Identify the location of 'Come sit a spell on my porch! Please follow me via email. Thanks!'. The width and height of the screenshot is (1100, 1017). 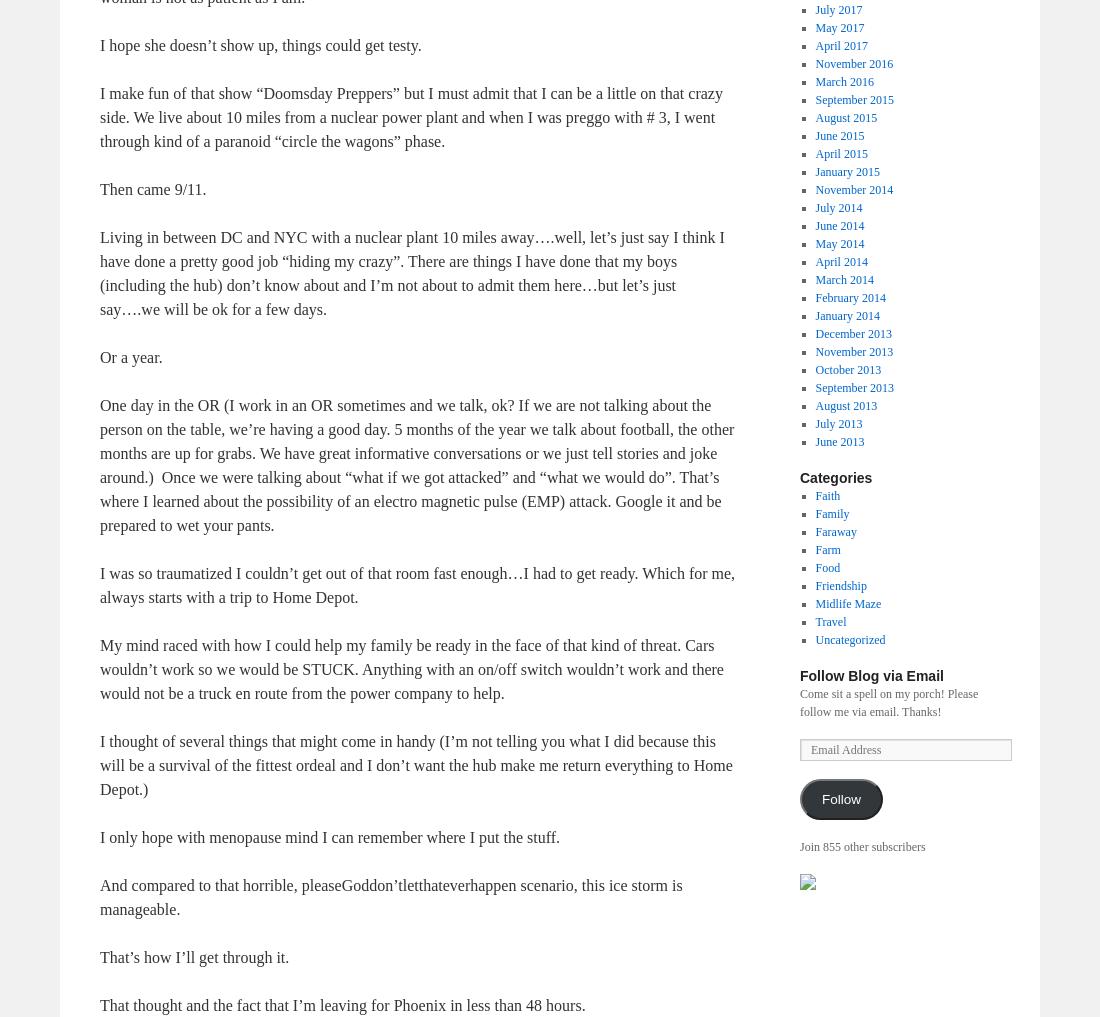
(888, 701).